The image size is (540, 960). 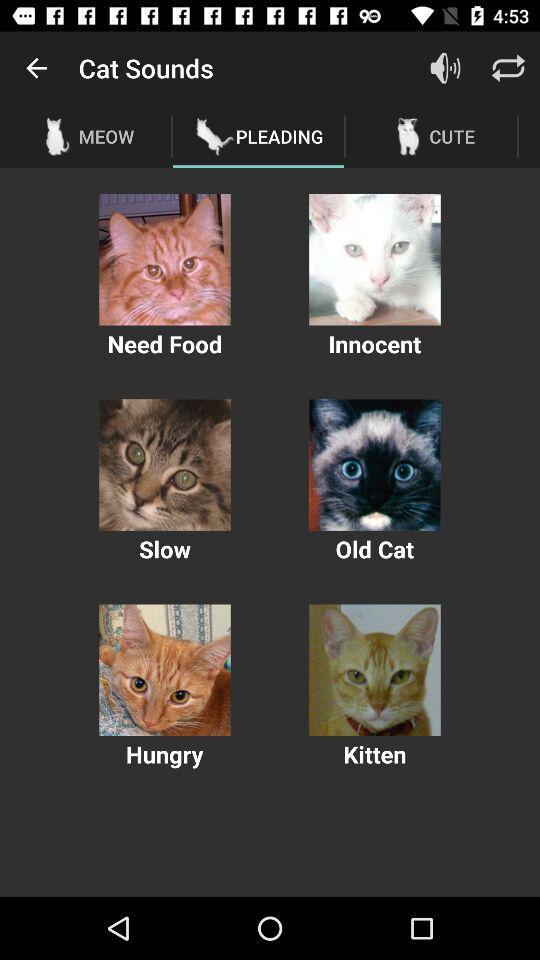 I want to click on open specific session, so click(x=164, y=670).